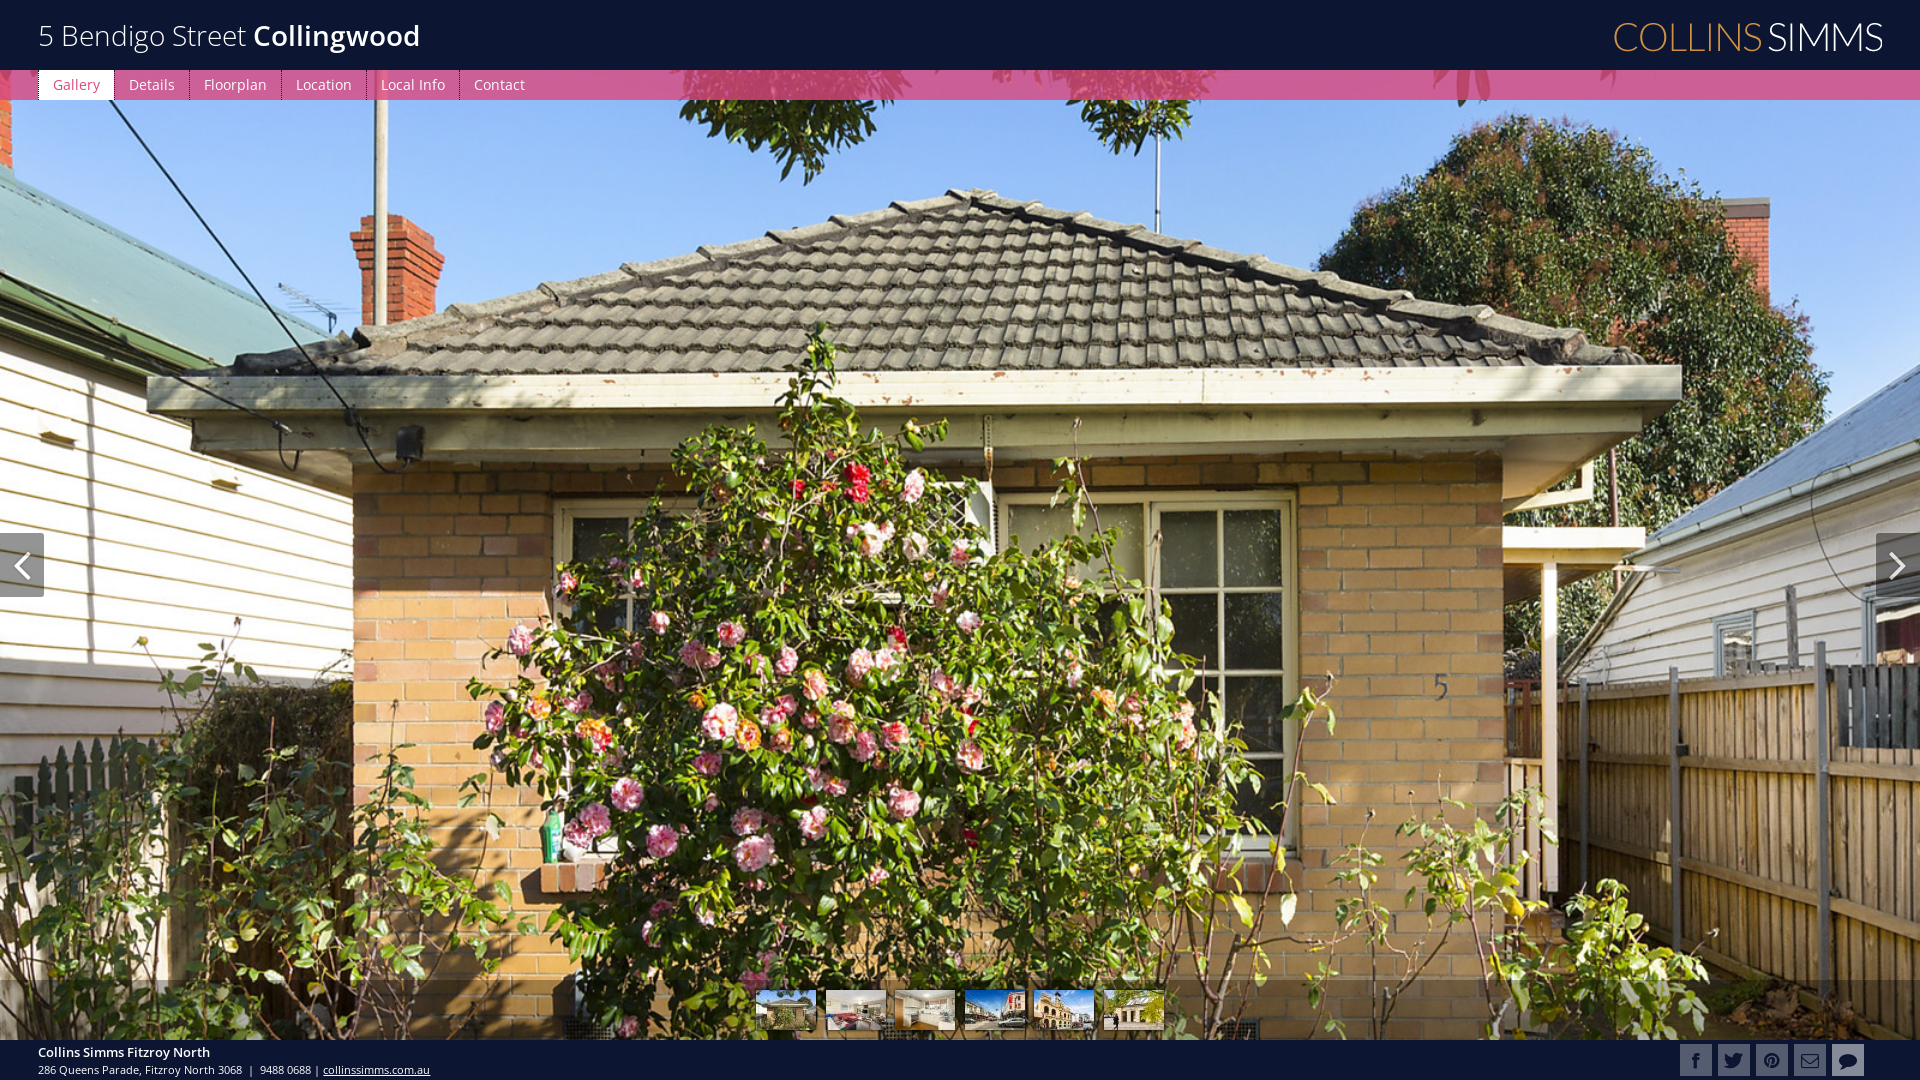 This screenshot has width=1920, height=1080. What do you see at coordinates (411, 83) in the screenshot?
I see `'Local Info'` at bounding box center [411, 83].